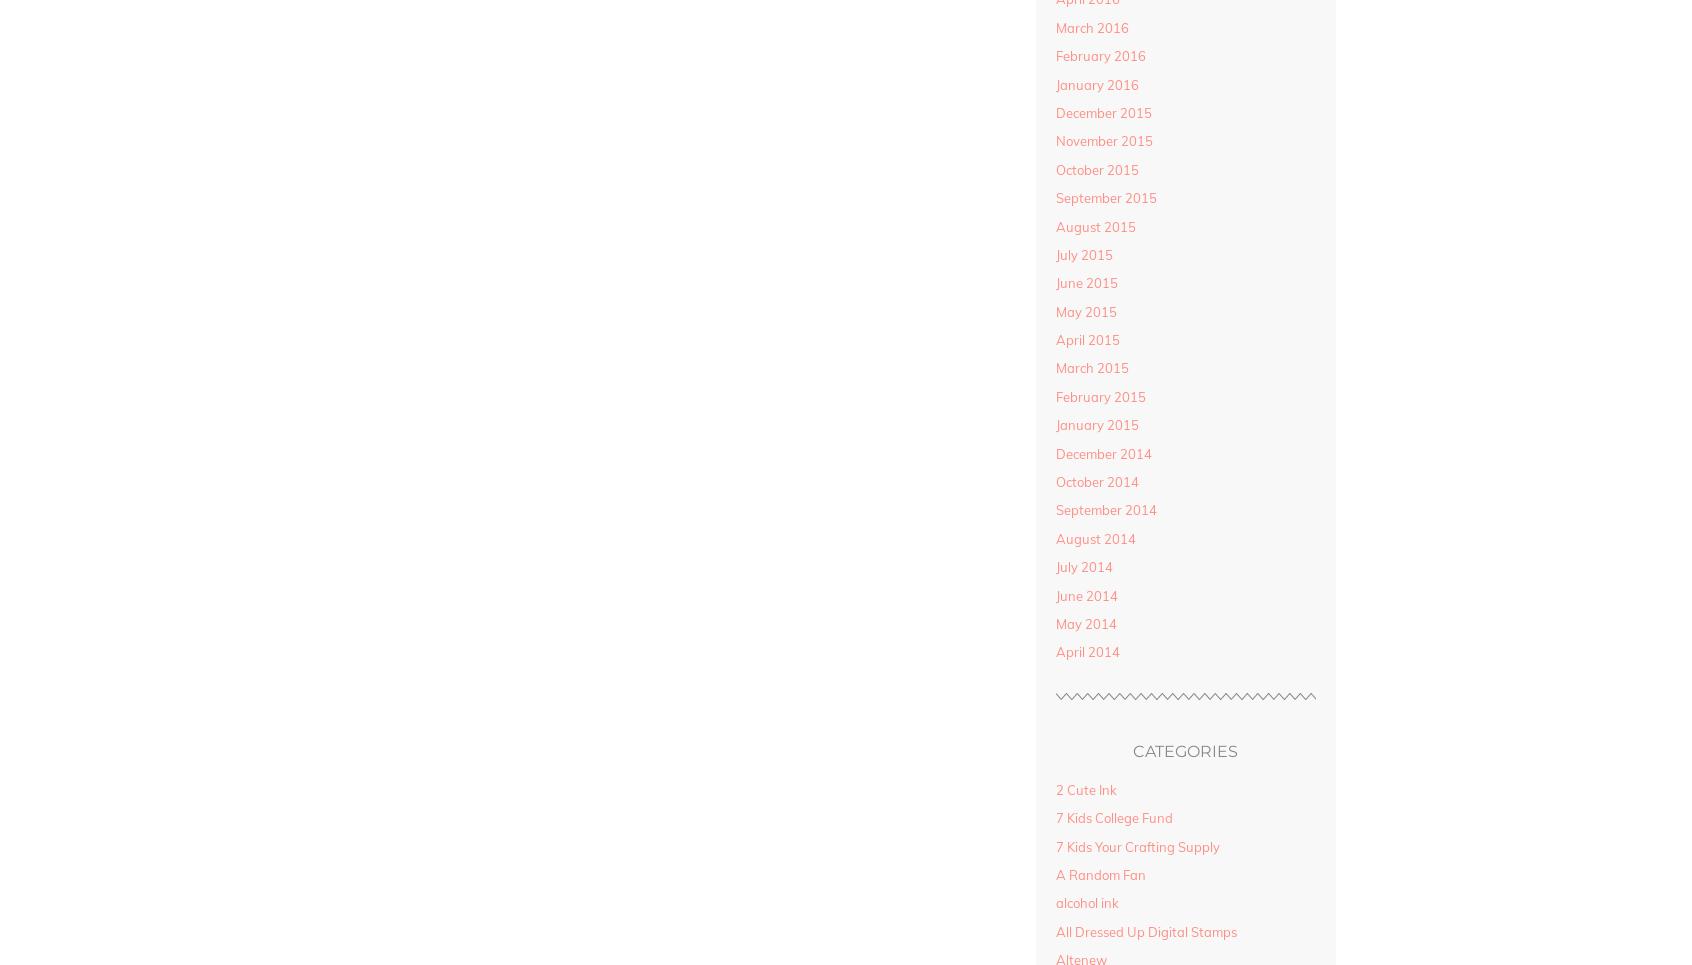 The width and height of the screenshot is (1692, 965). Describe the element at coordinates (1053, 902) in the screenshot. I see `'alcohol ink'` at that location.